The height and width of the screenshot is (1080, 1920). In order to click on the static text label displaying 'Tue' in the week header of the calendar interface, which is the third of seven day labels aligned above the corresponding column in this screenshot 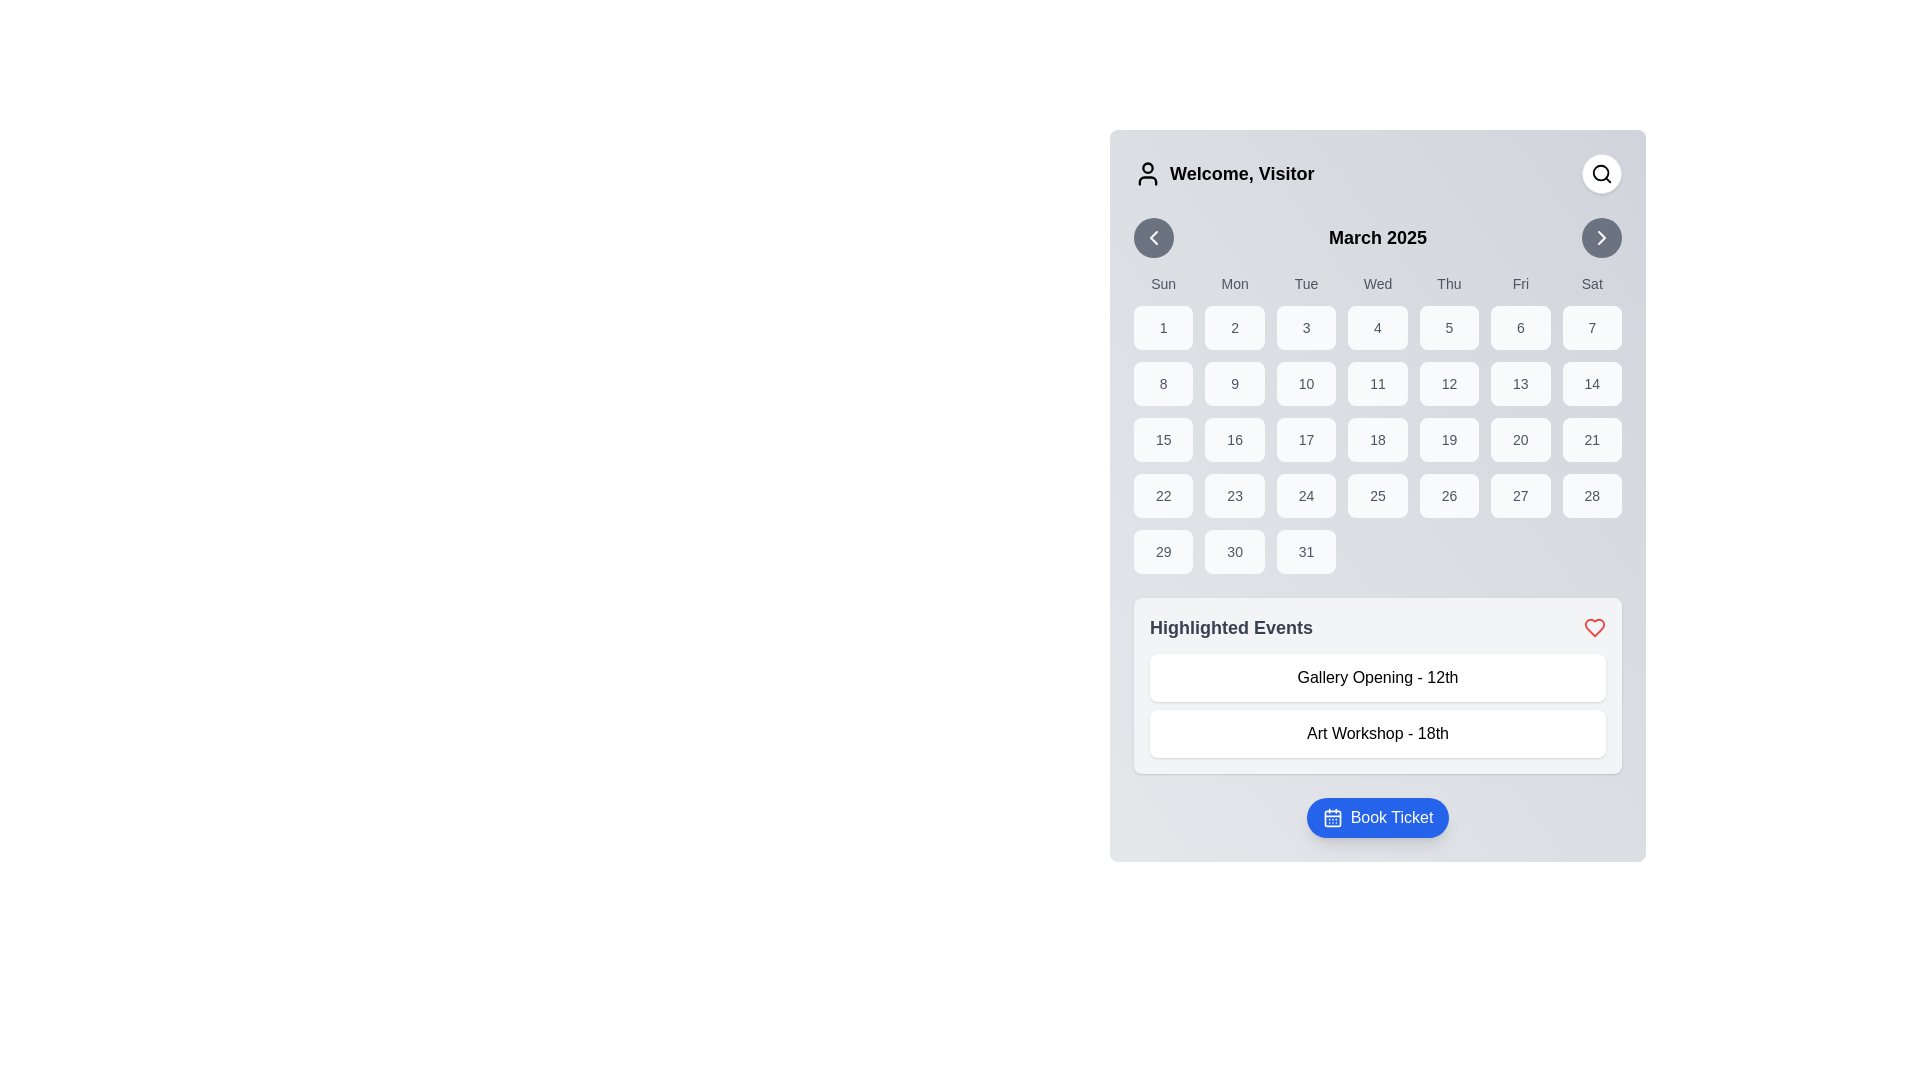, I will do `click(1306, 284)`.